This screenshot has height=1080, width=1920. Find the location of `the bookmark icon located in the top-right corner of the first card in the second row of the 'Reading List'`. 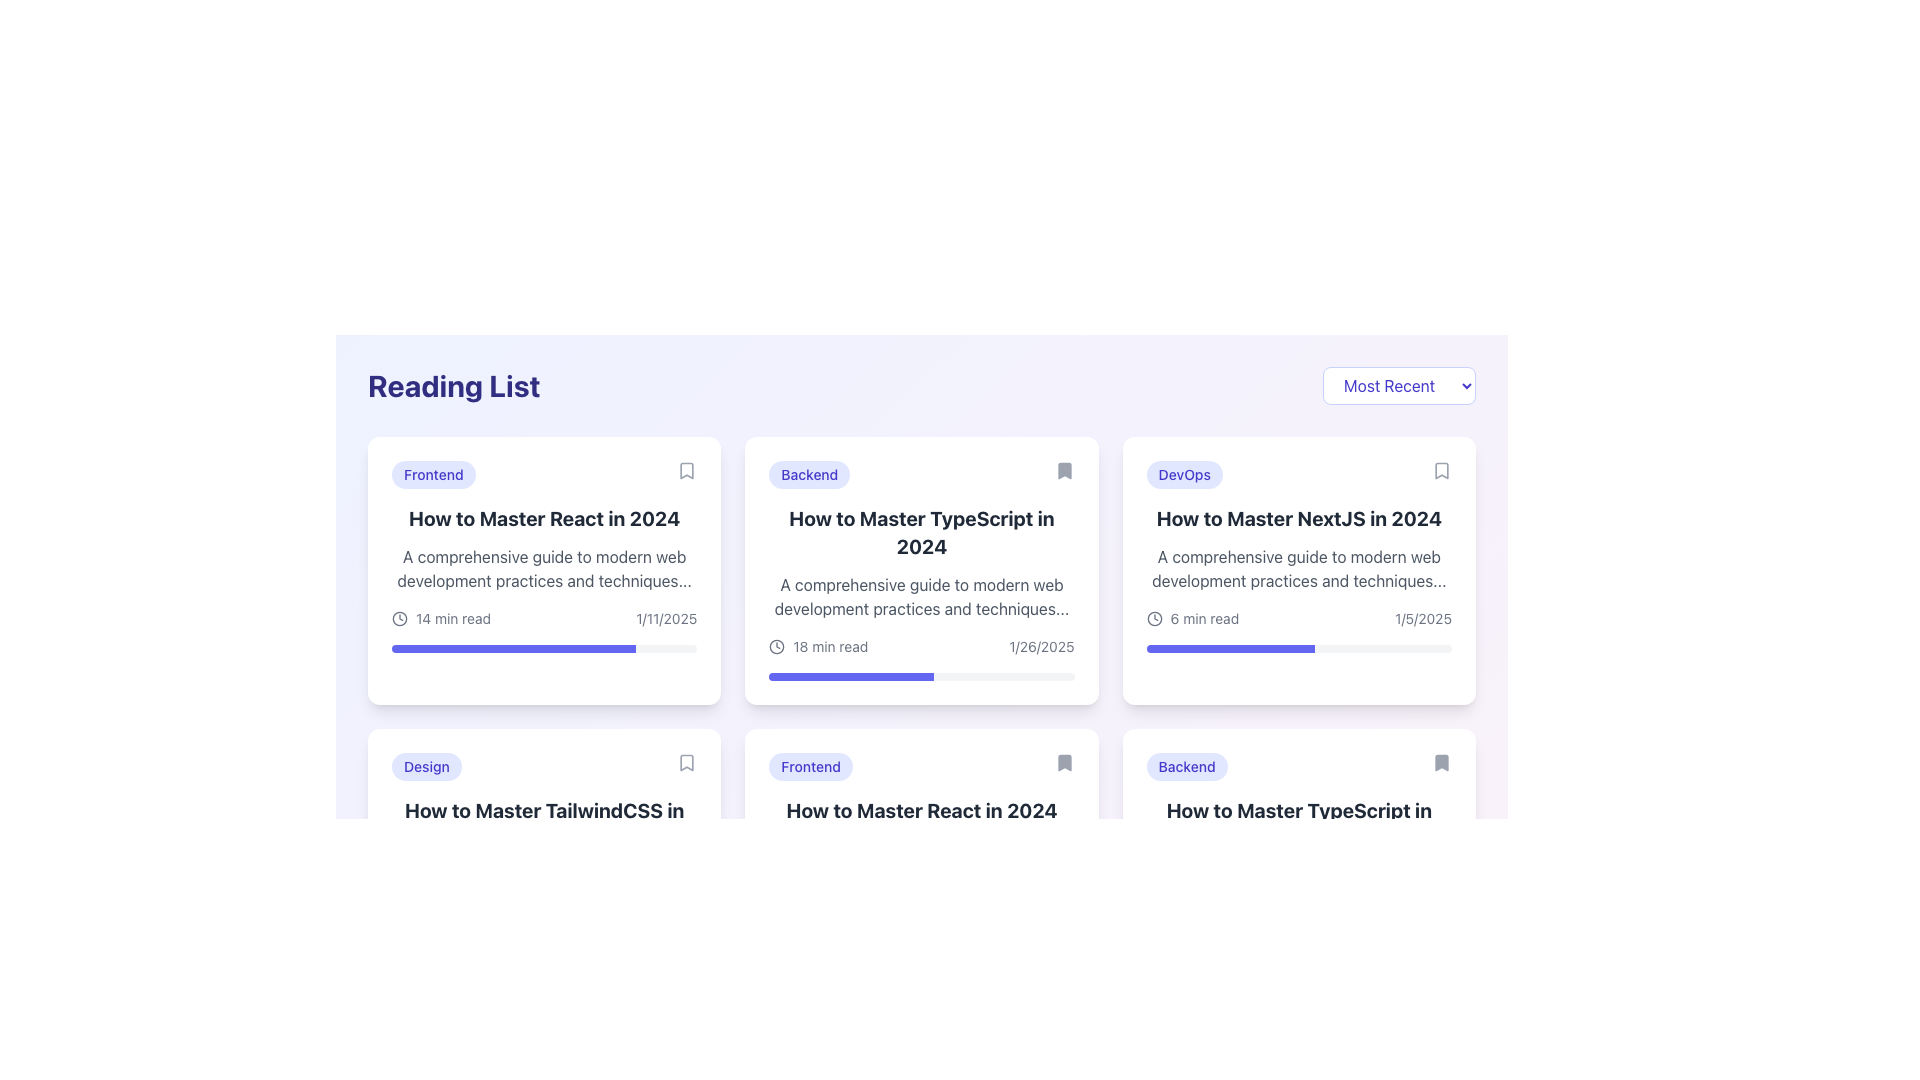

the bookmark icon located in the top-right corner of the first card in the second row of the 'Reading List' is located at coordinates (687, 763).